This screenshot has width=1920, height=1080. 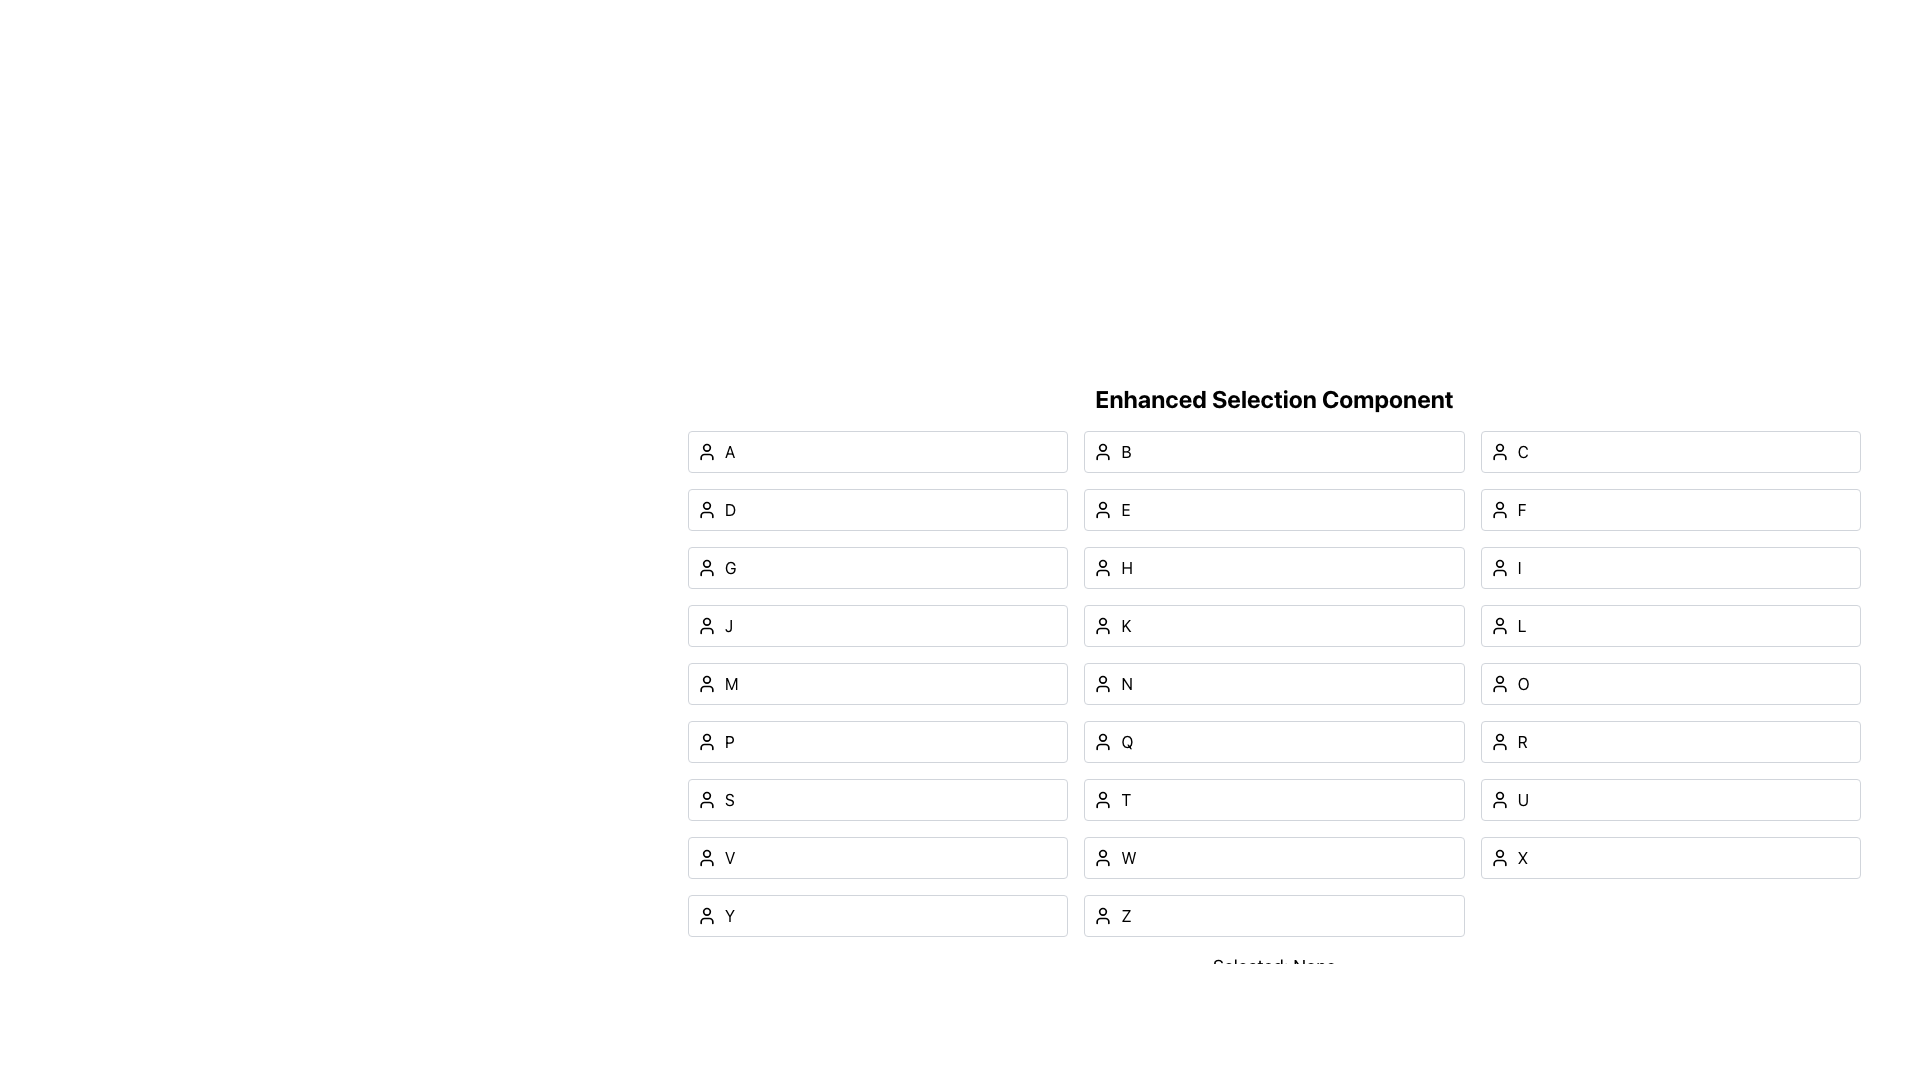 What do you see at coordinates (706, 451) in the screenshot?
I see `the user profile icon located inside the rectangular box labeled 'A' in the first column and first row of the grid layout` at bounding box center [706, 451].